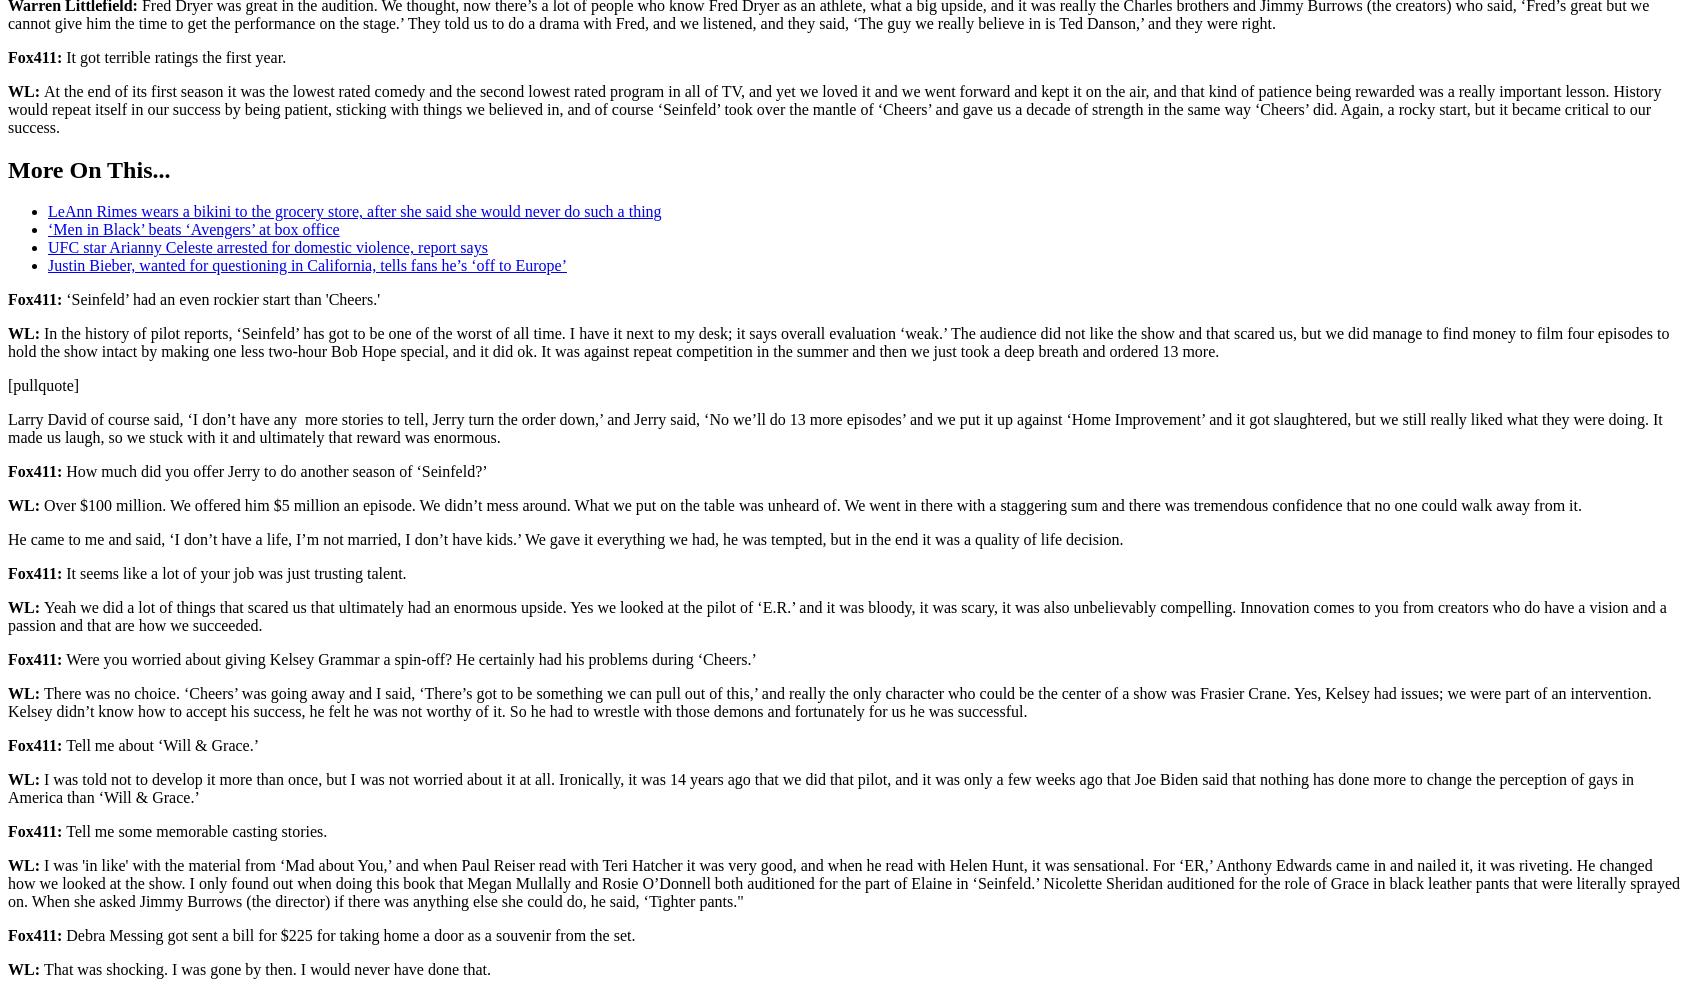 This screenshot has height=993, width=1692. I want to click on '‘Men in Black’ beats ‘Avengers’ at box office', so click(192, 229).